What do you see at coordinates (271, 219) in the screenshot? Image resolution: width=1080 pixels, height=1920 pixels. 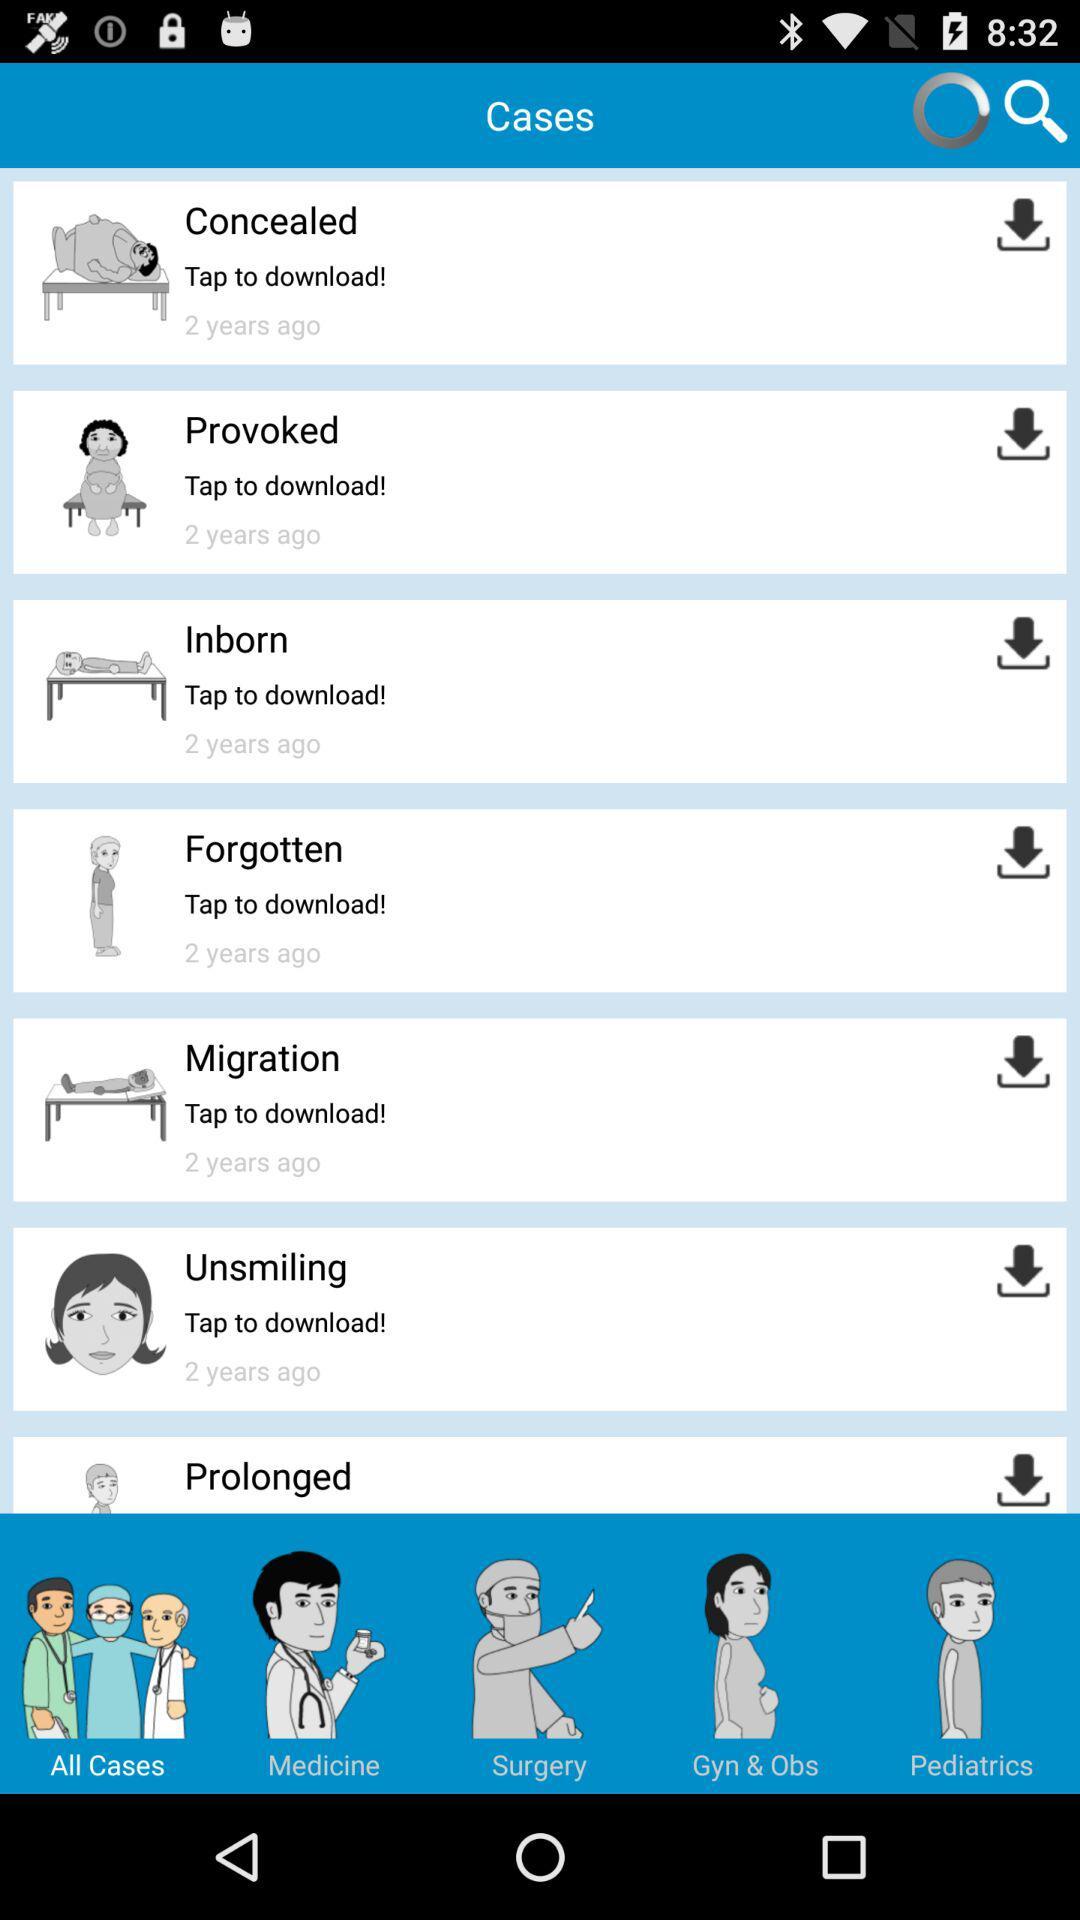 I see `icon above tap to download!` at bounding box center [271, 219].